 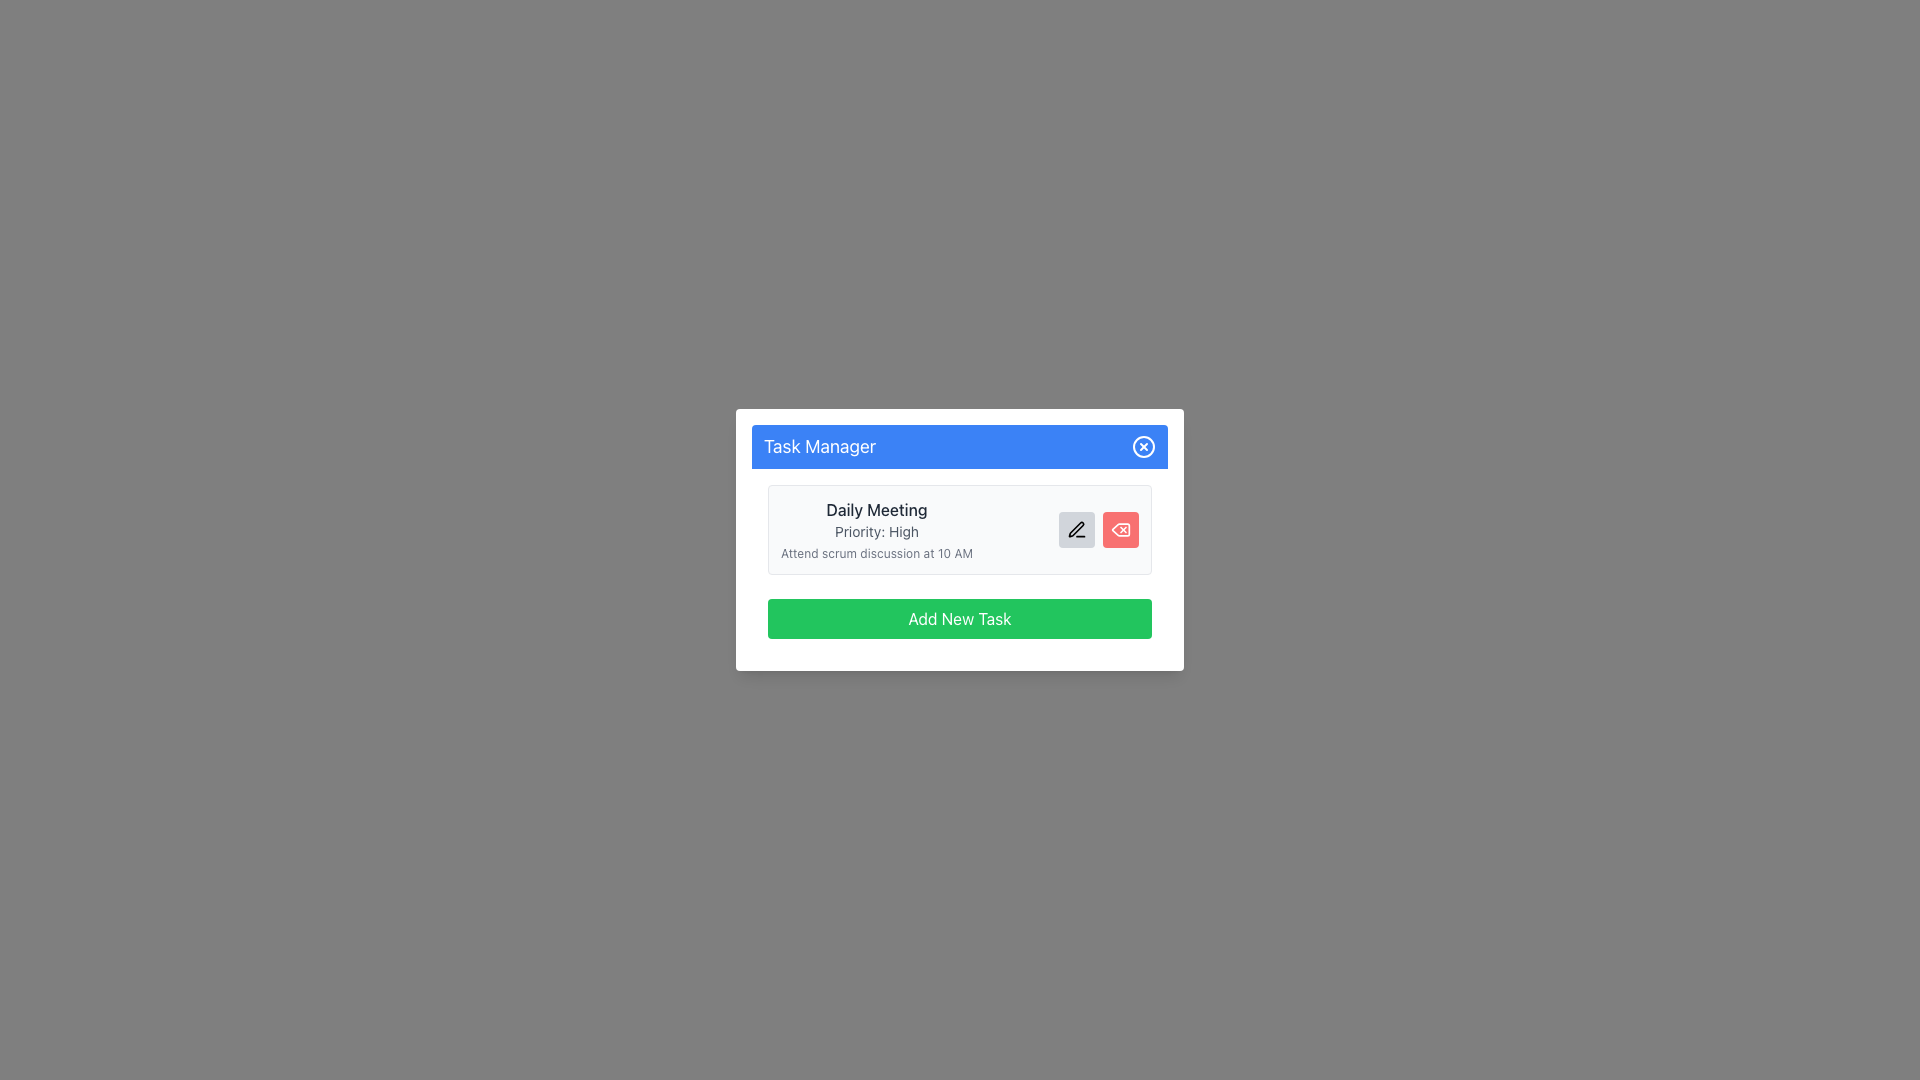 What do you see at coordinates (1121, 528) in the screenshot?
I see `the delete button with a red background and a trash can icon, which is the second button in the group near the right side of the task details box for 'Daily Meeting', to observe any hover effects` at bounding box center [1121, 528].